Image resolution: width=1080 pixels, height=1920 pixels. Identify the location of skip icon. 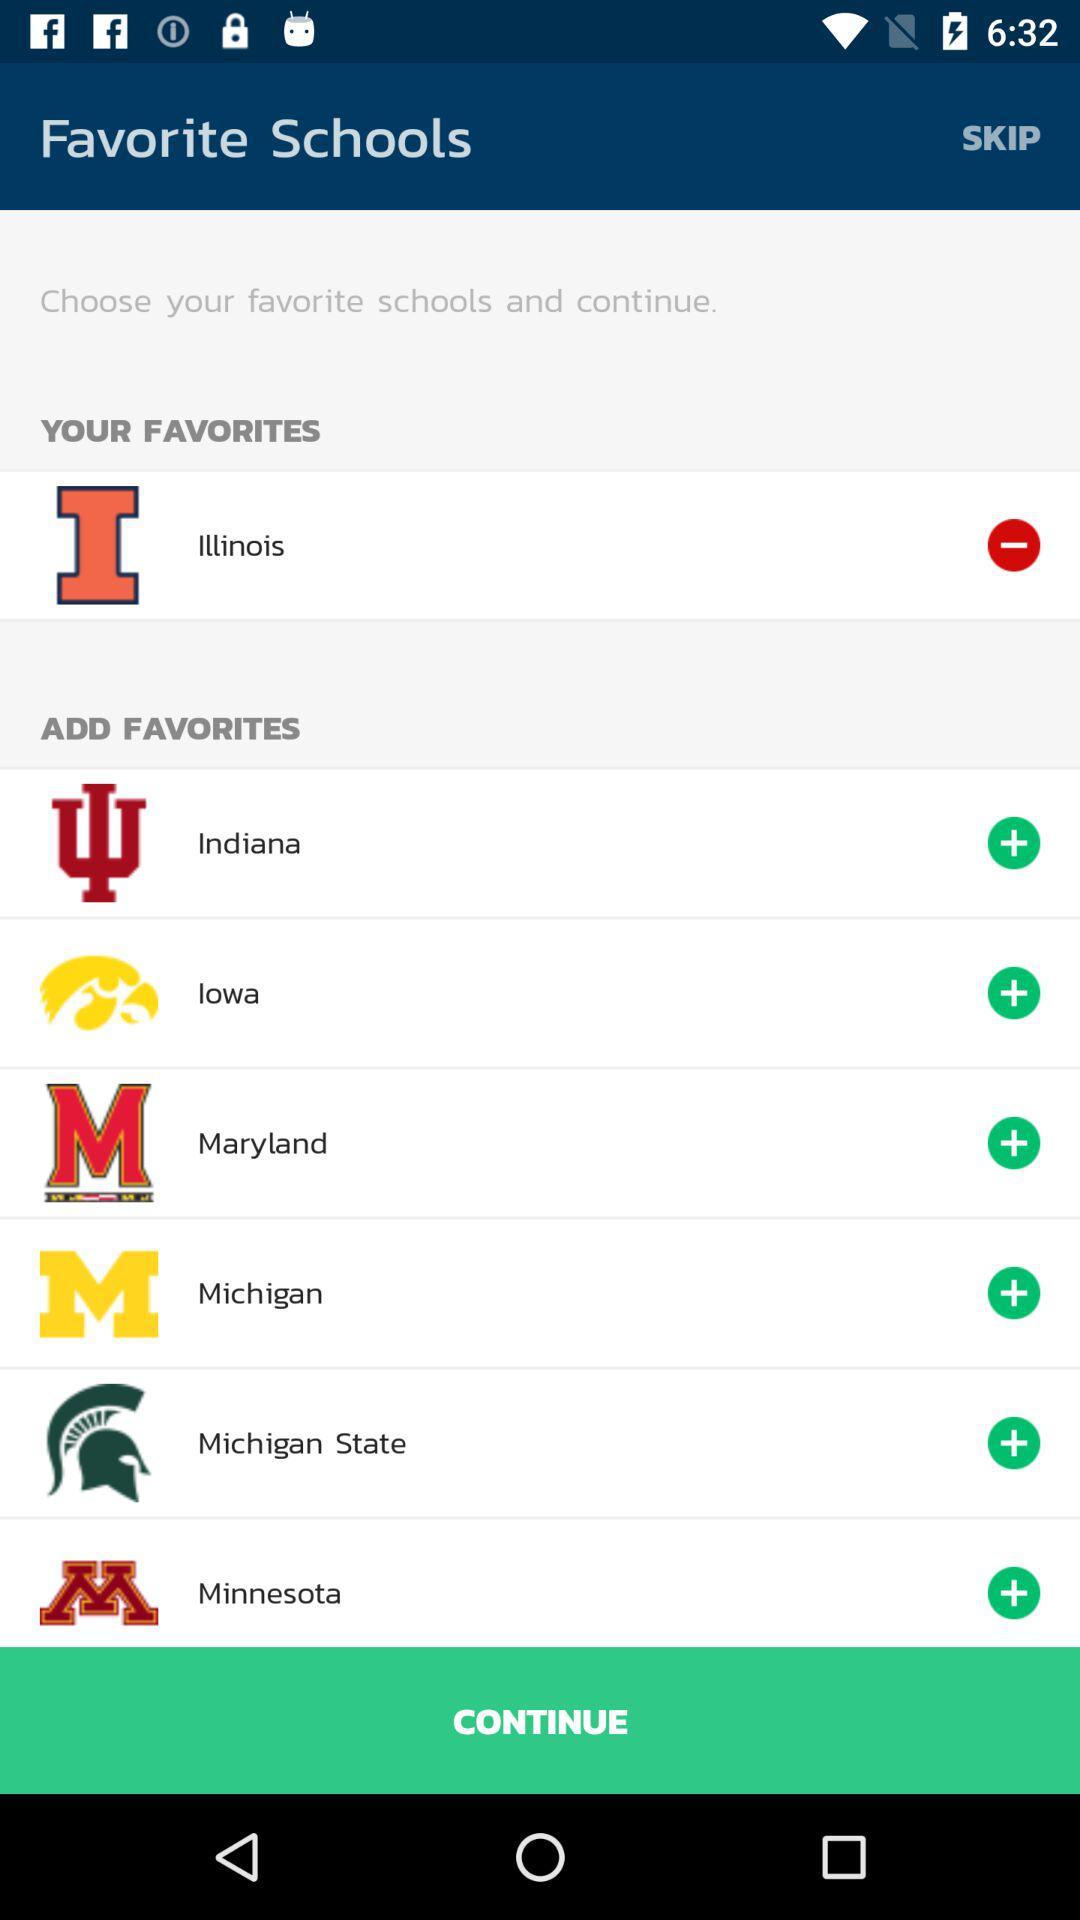
(1001, 135).